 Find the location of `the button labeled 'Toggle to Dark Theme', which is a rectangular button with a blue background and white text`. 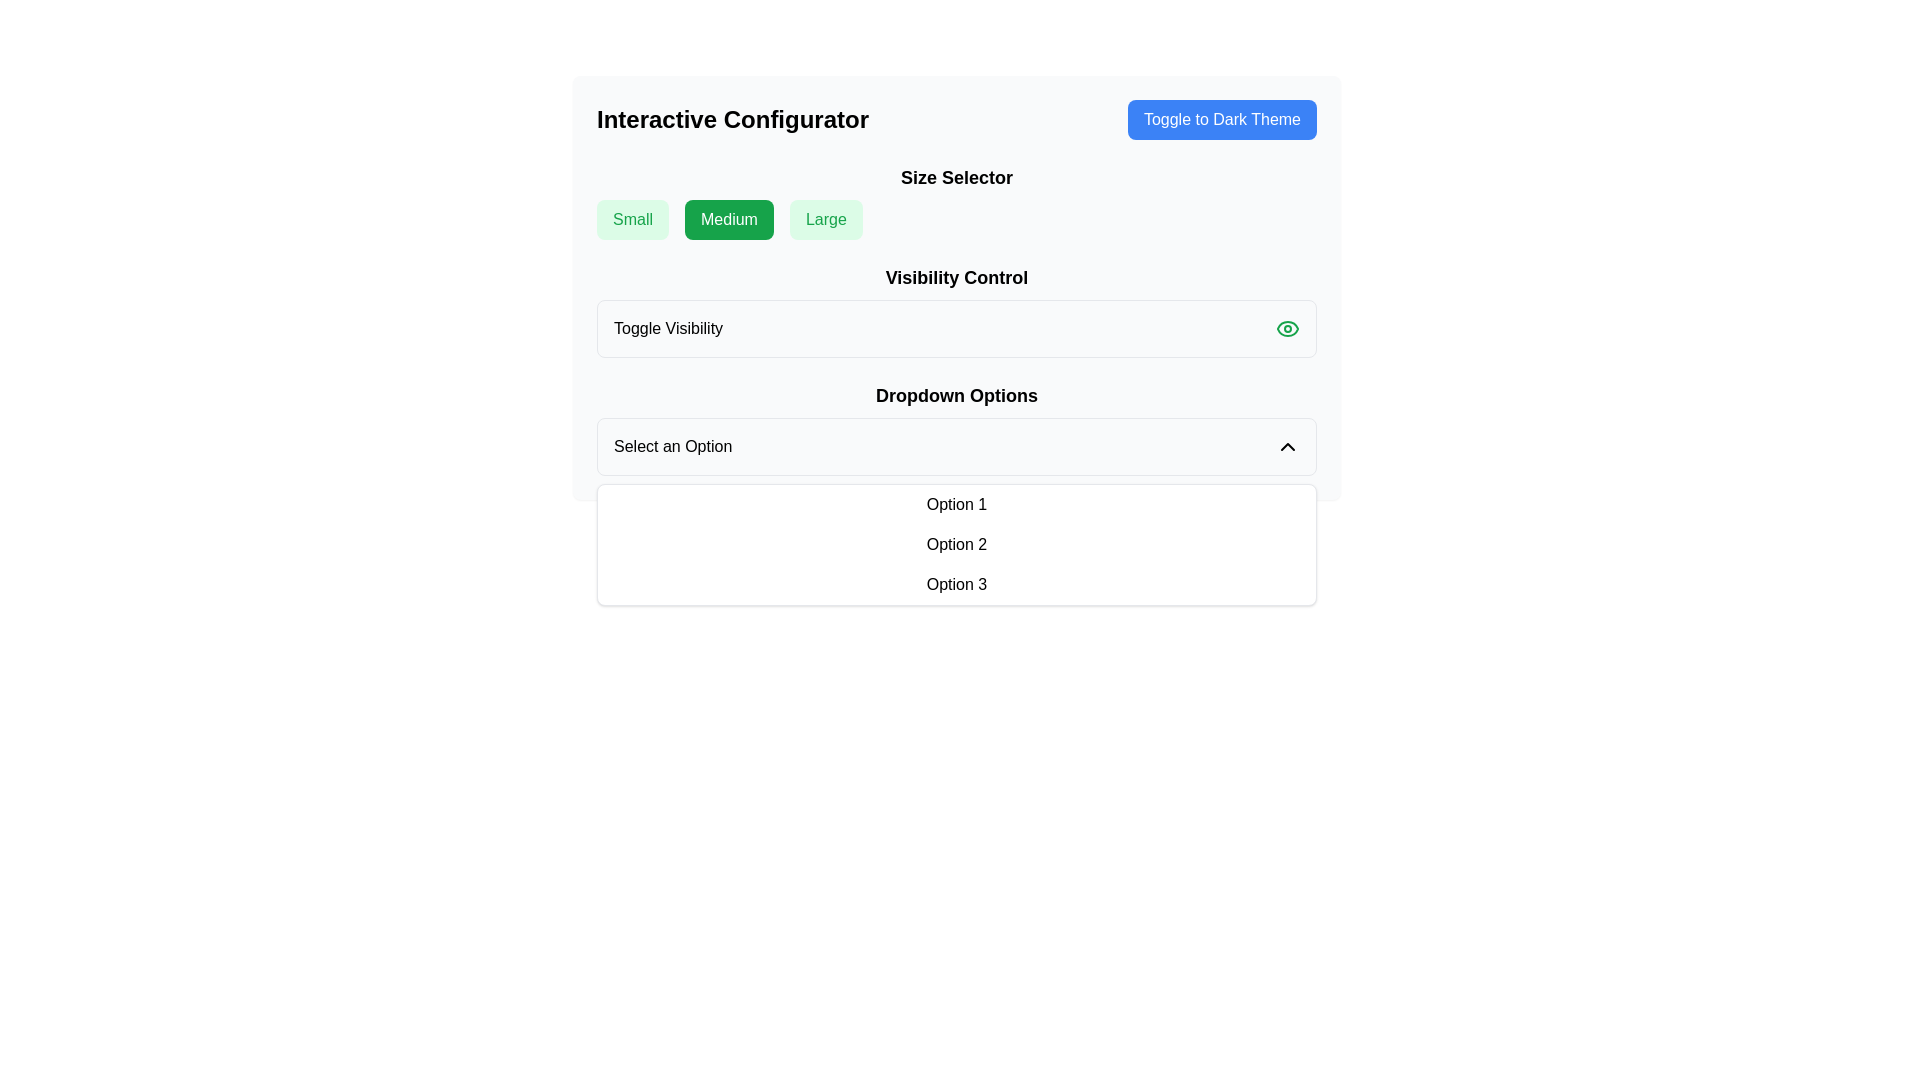

the button labeled 'Toggle to Dark Theme', which is a rectangular button with a blue background and white text is located at coordinates (1221, 119).